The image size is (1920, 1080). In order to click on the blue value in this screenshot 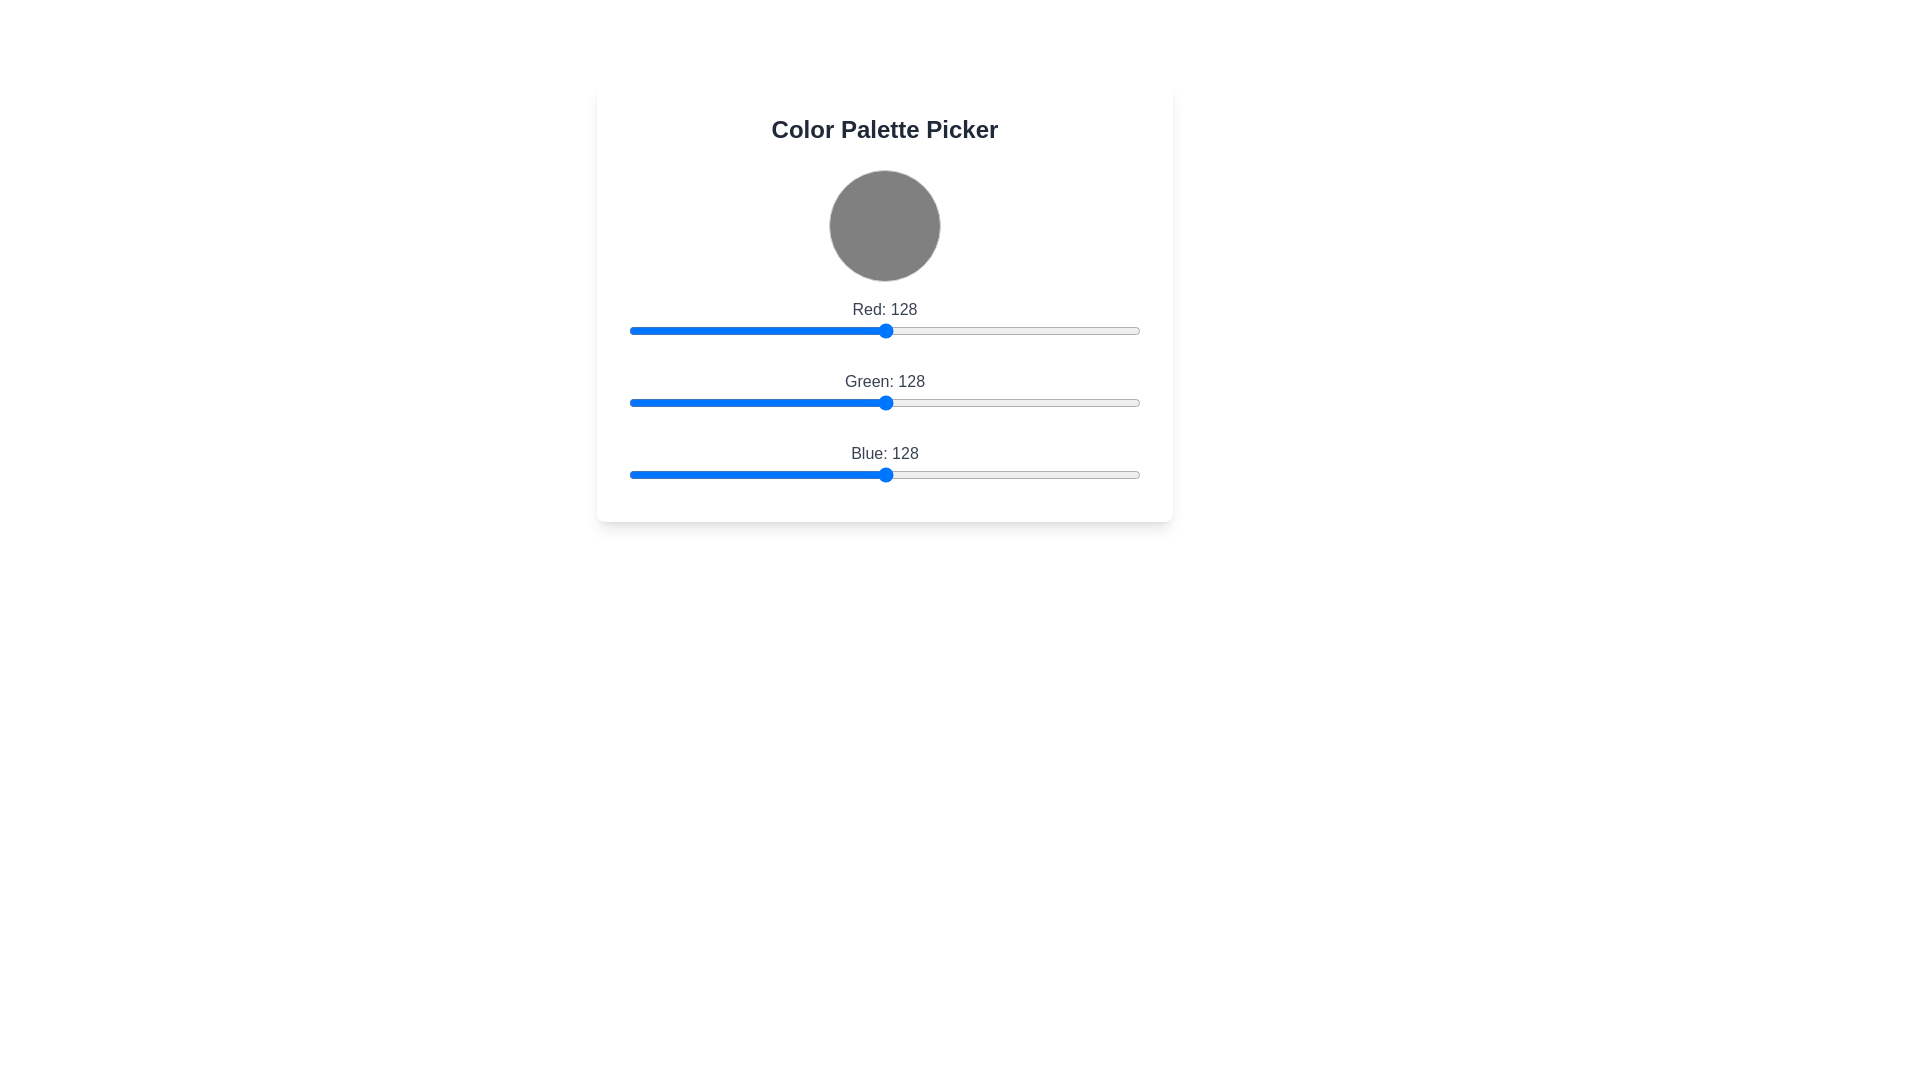, I will do `click(859, 474)`.